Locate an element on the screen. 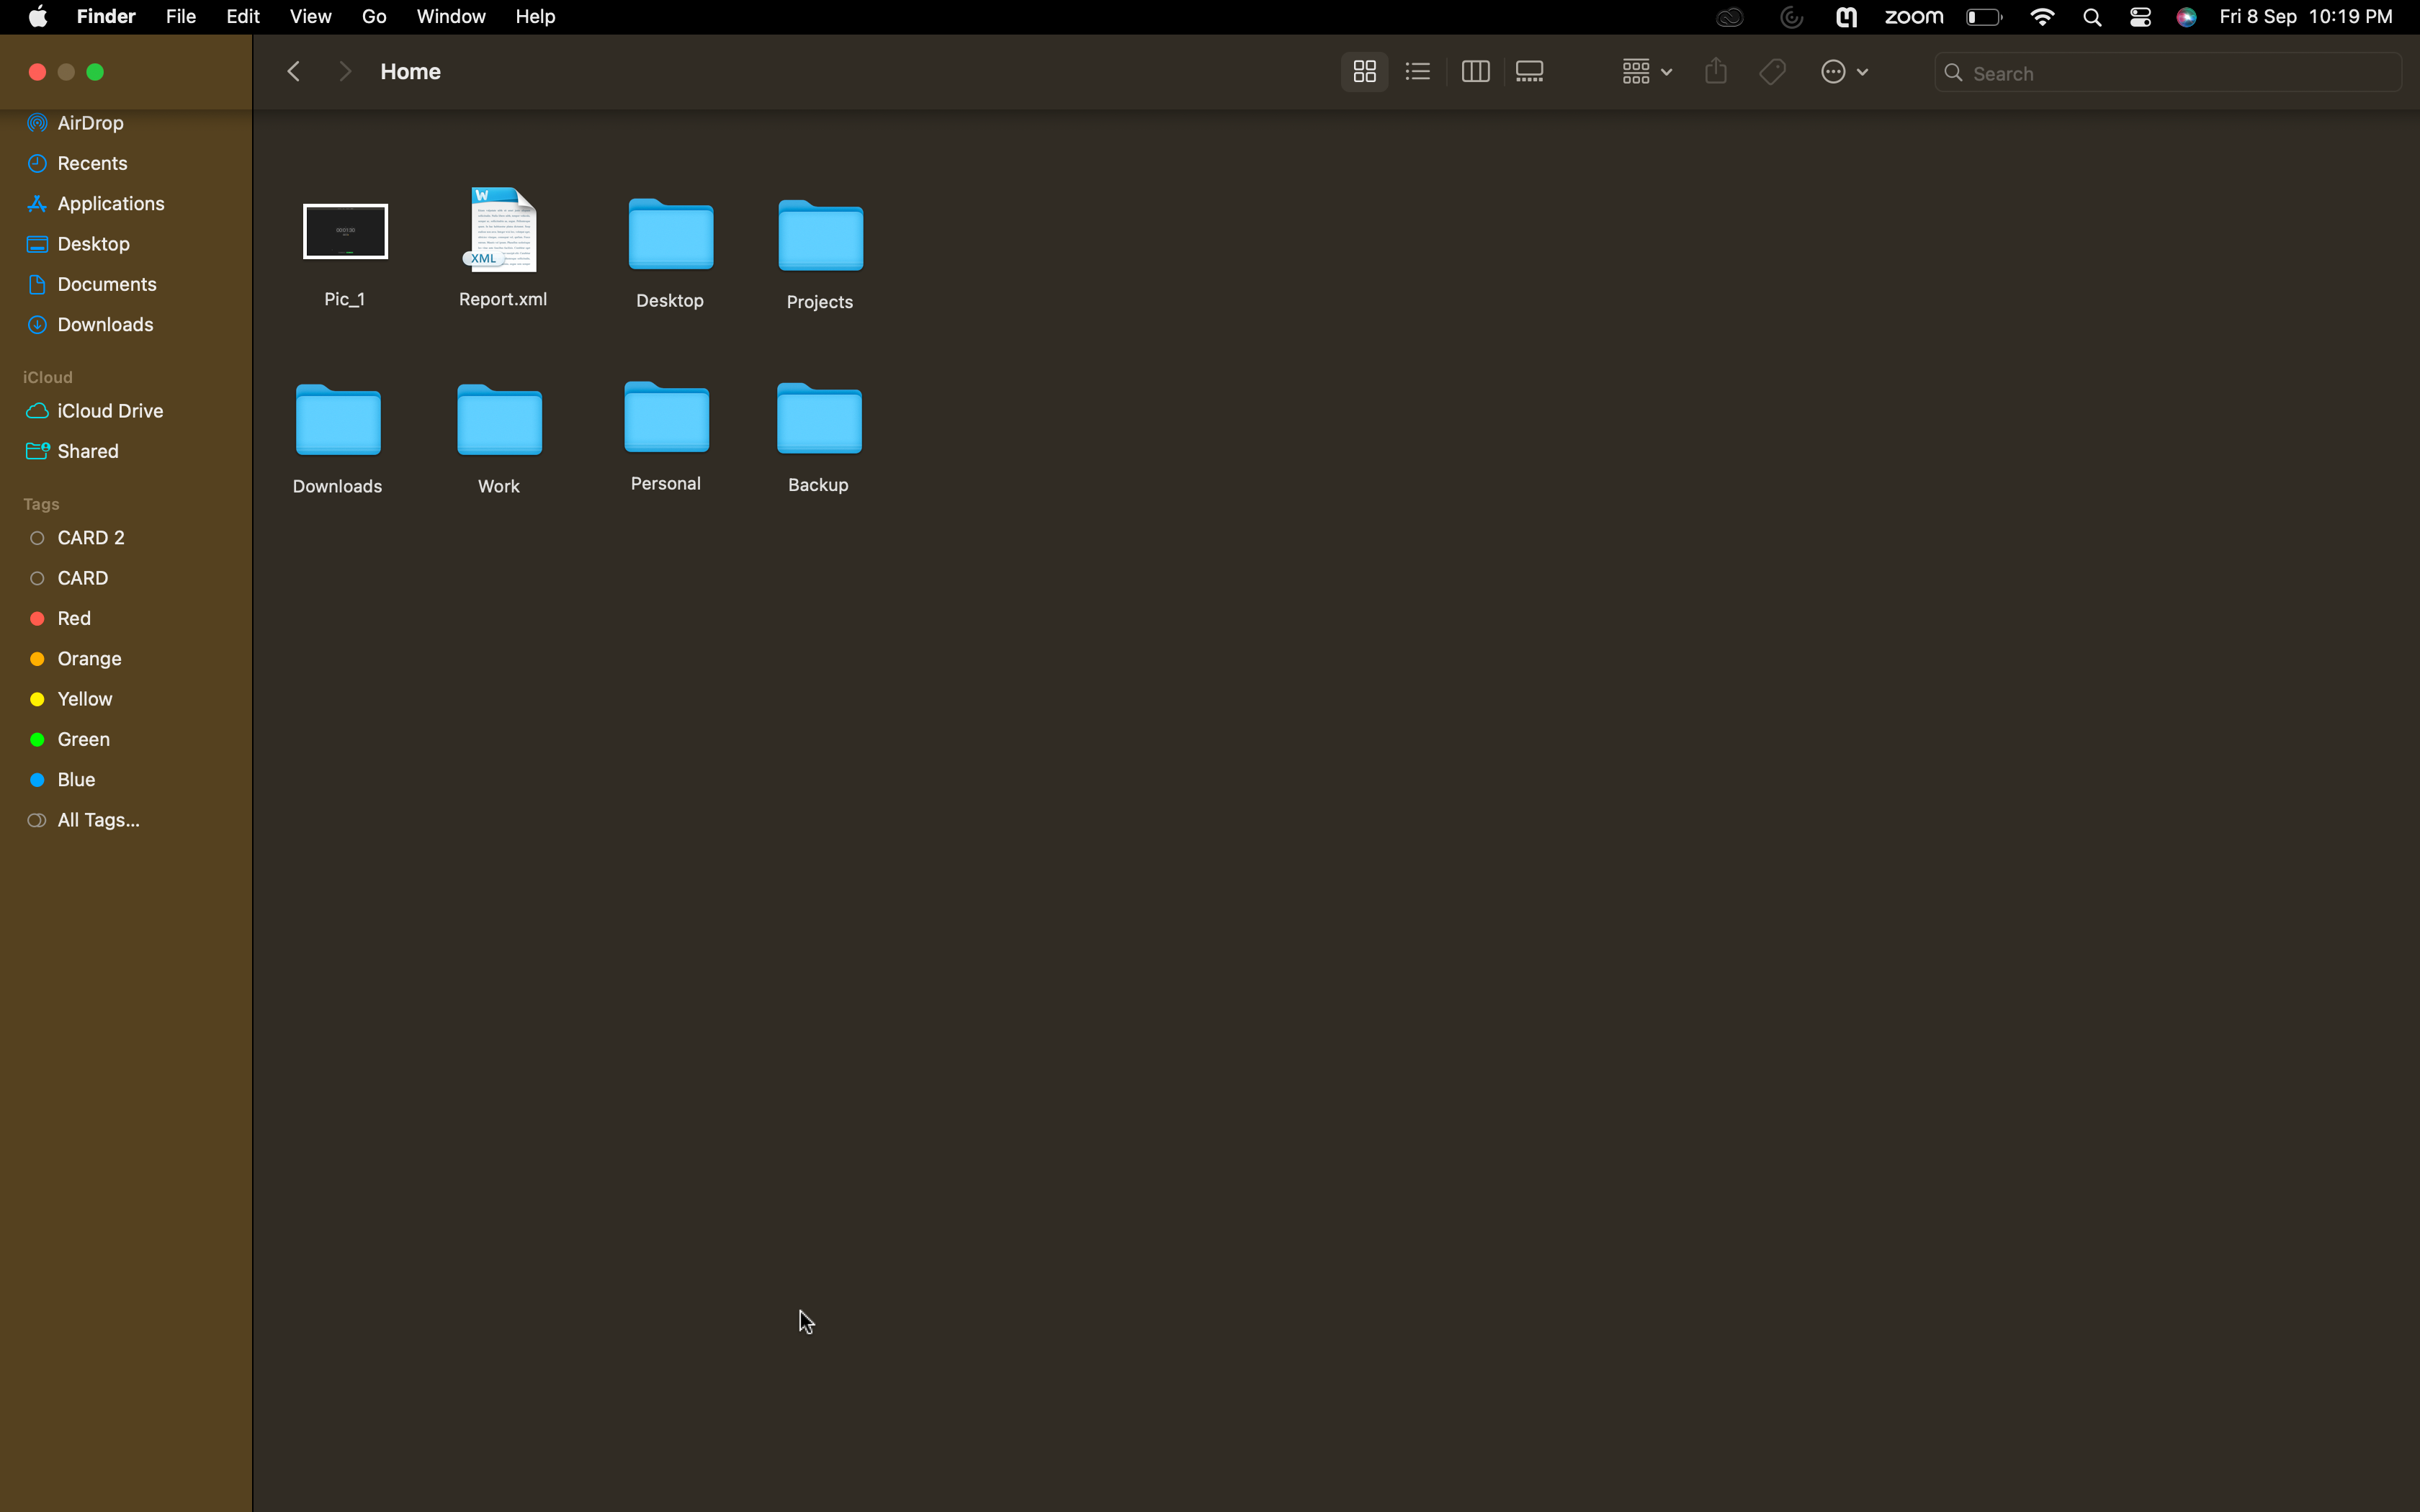  the yellow button for minimizing the current screen is located at coordinates (97, 73).